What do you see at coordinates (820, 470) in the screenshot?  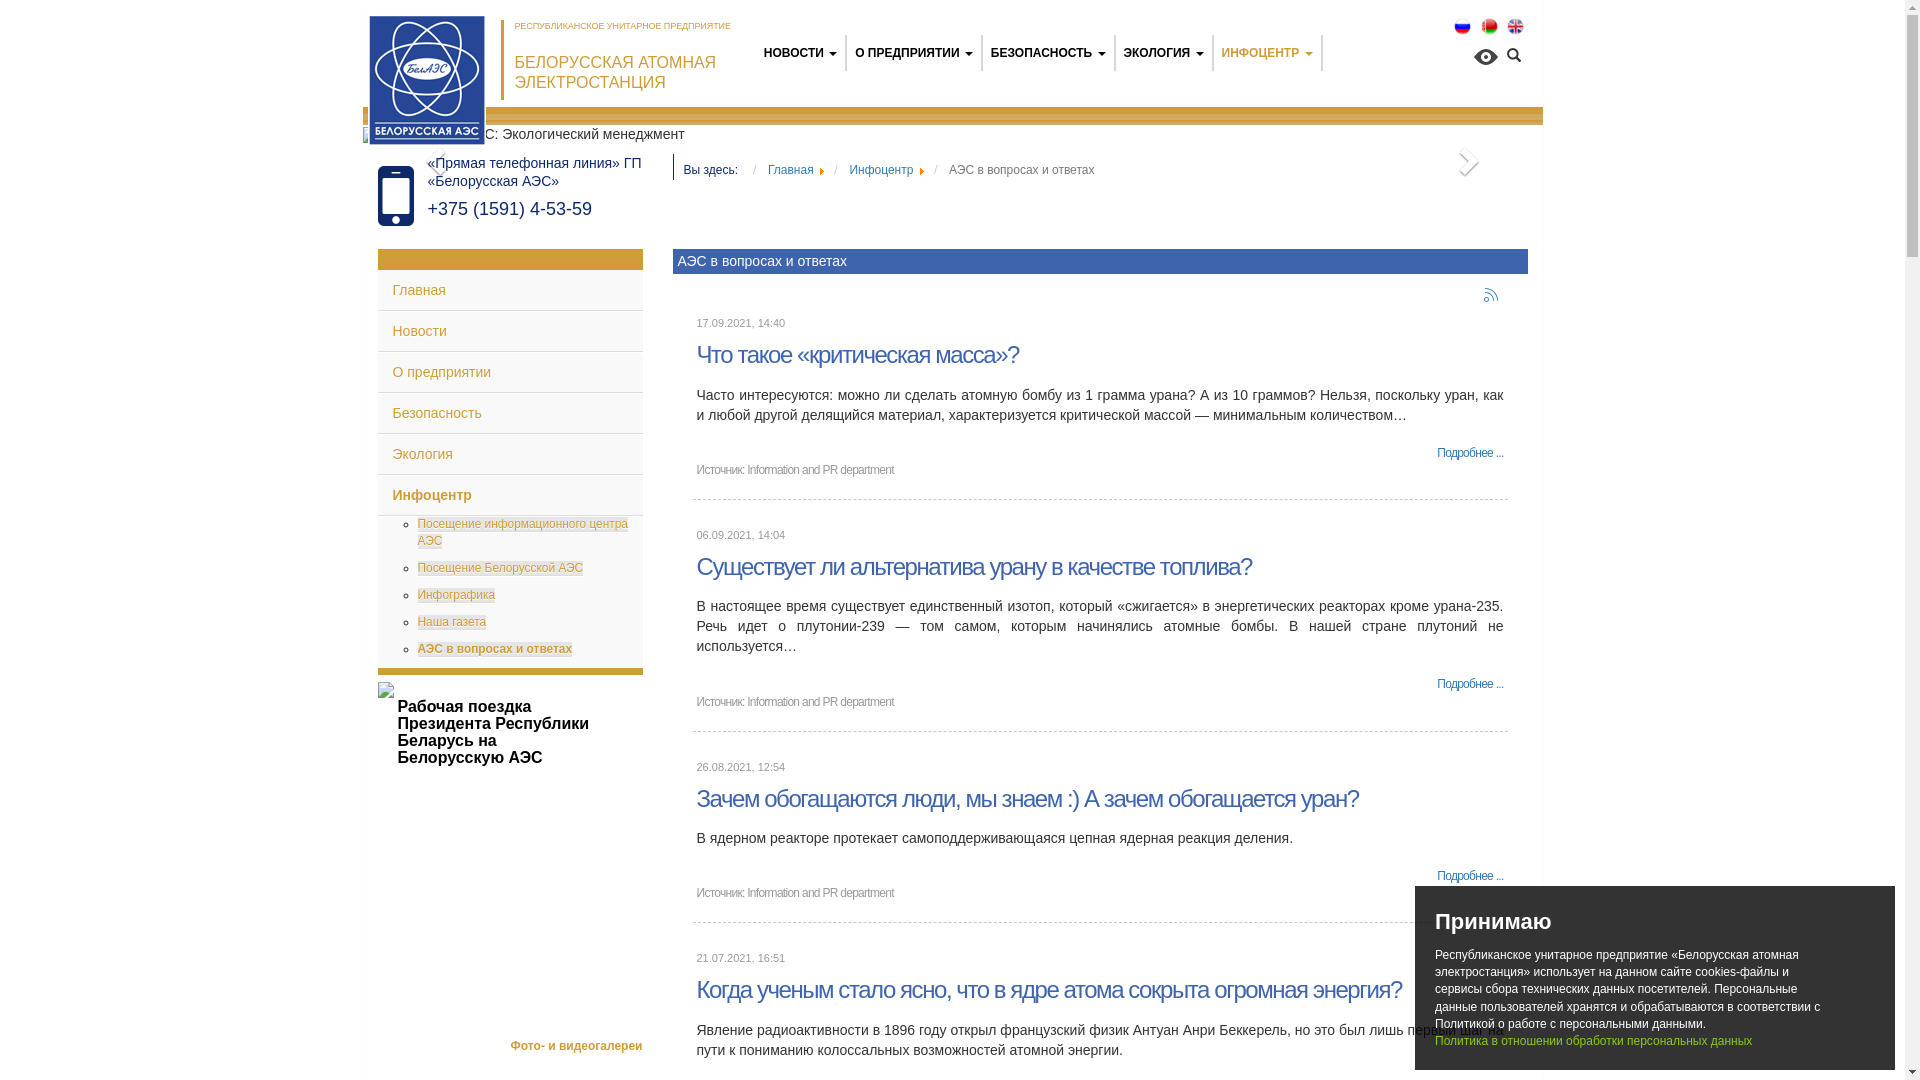 I see `'Information and PR department'` at bounding box center [820, 470].